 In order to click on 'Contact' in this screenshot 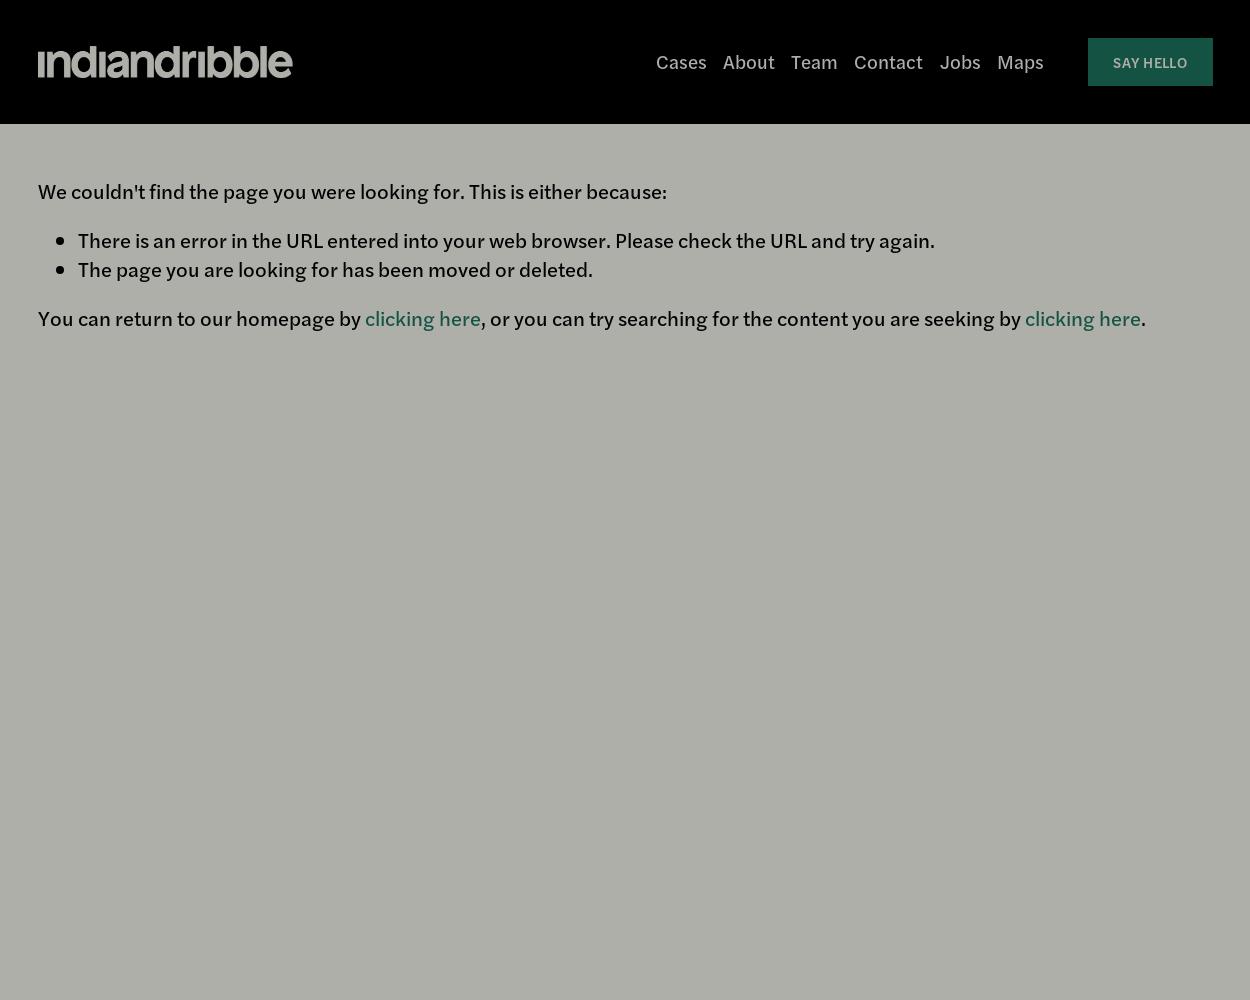, I will do `click(888, 60)`.